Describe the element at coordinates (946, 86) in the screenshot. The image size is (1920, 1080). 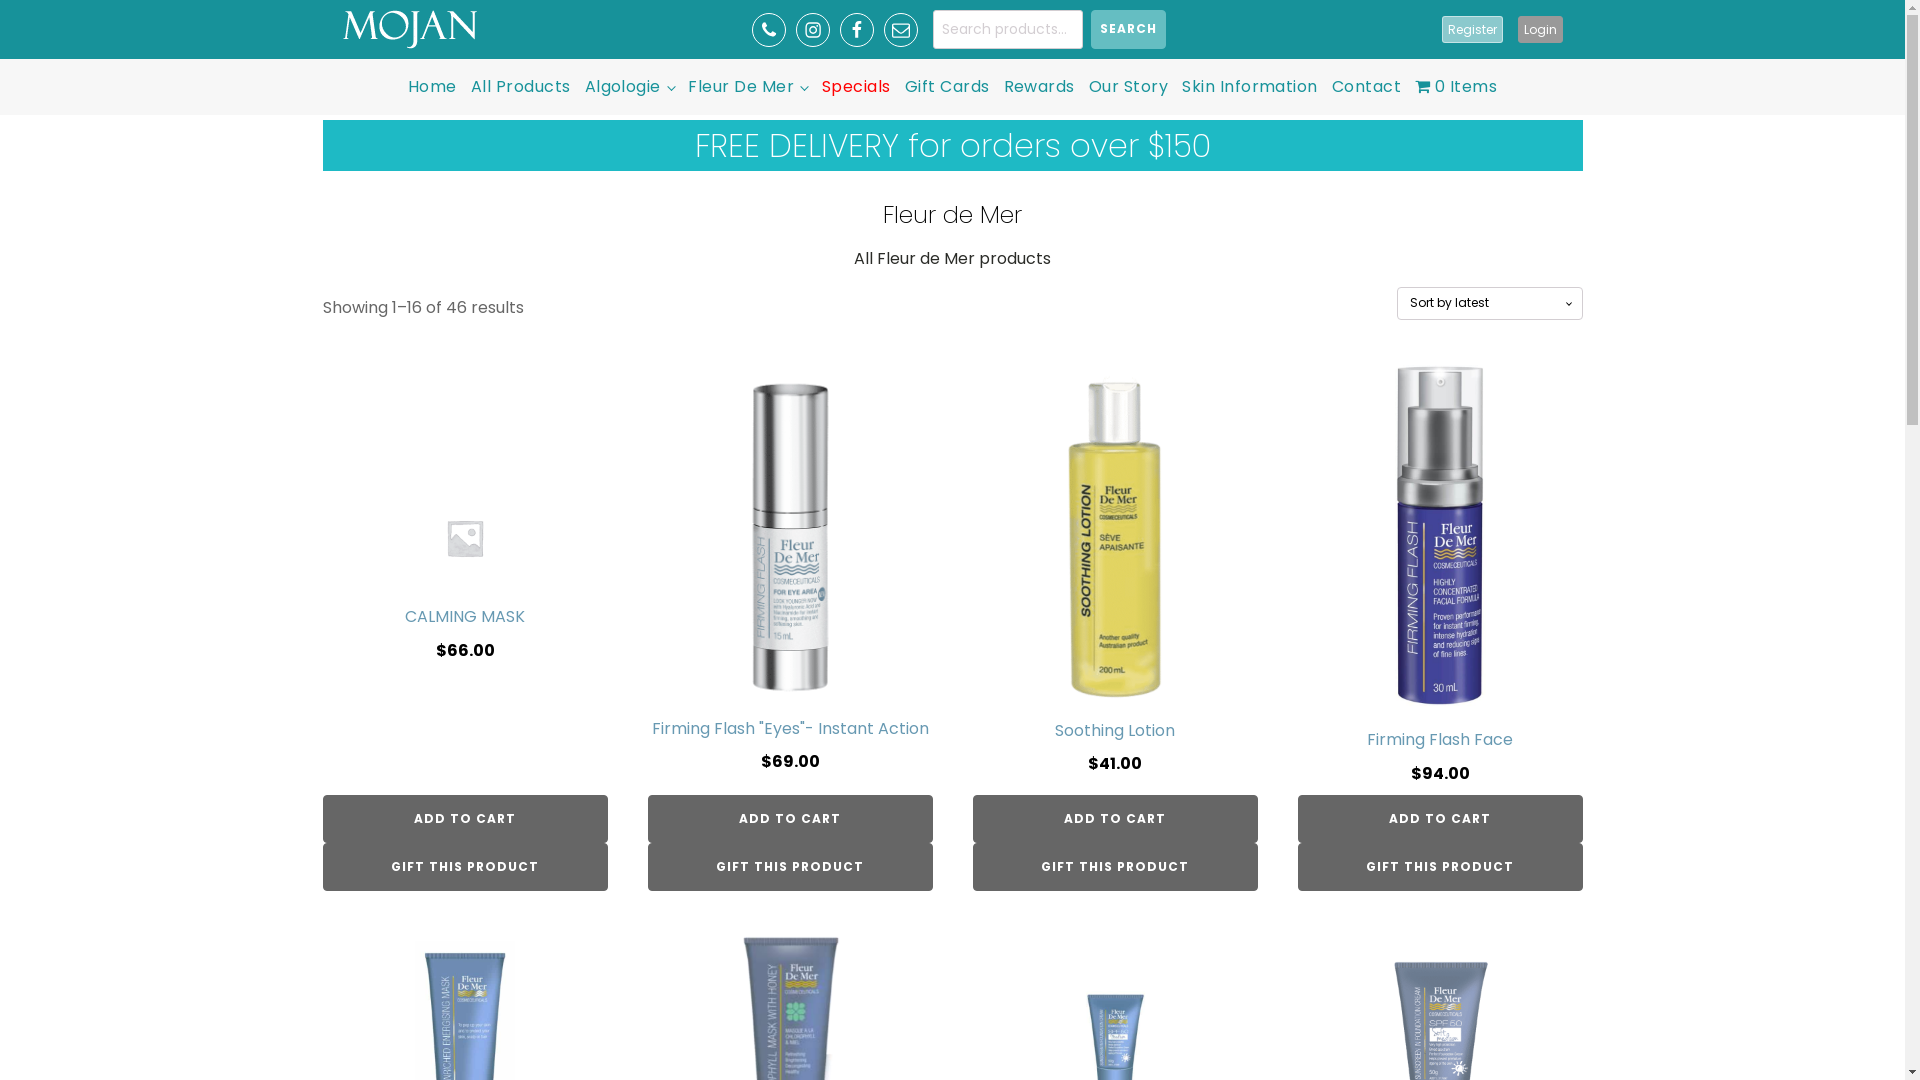
I see `'Gift Cards'` at that location.